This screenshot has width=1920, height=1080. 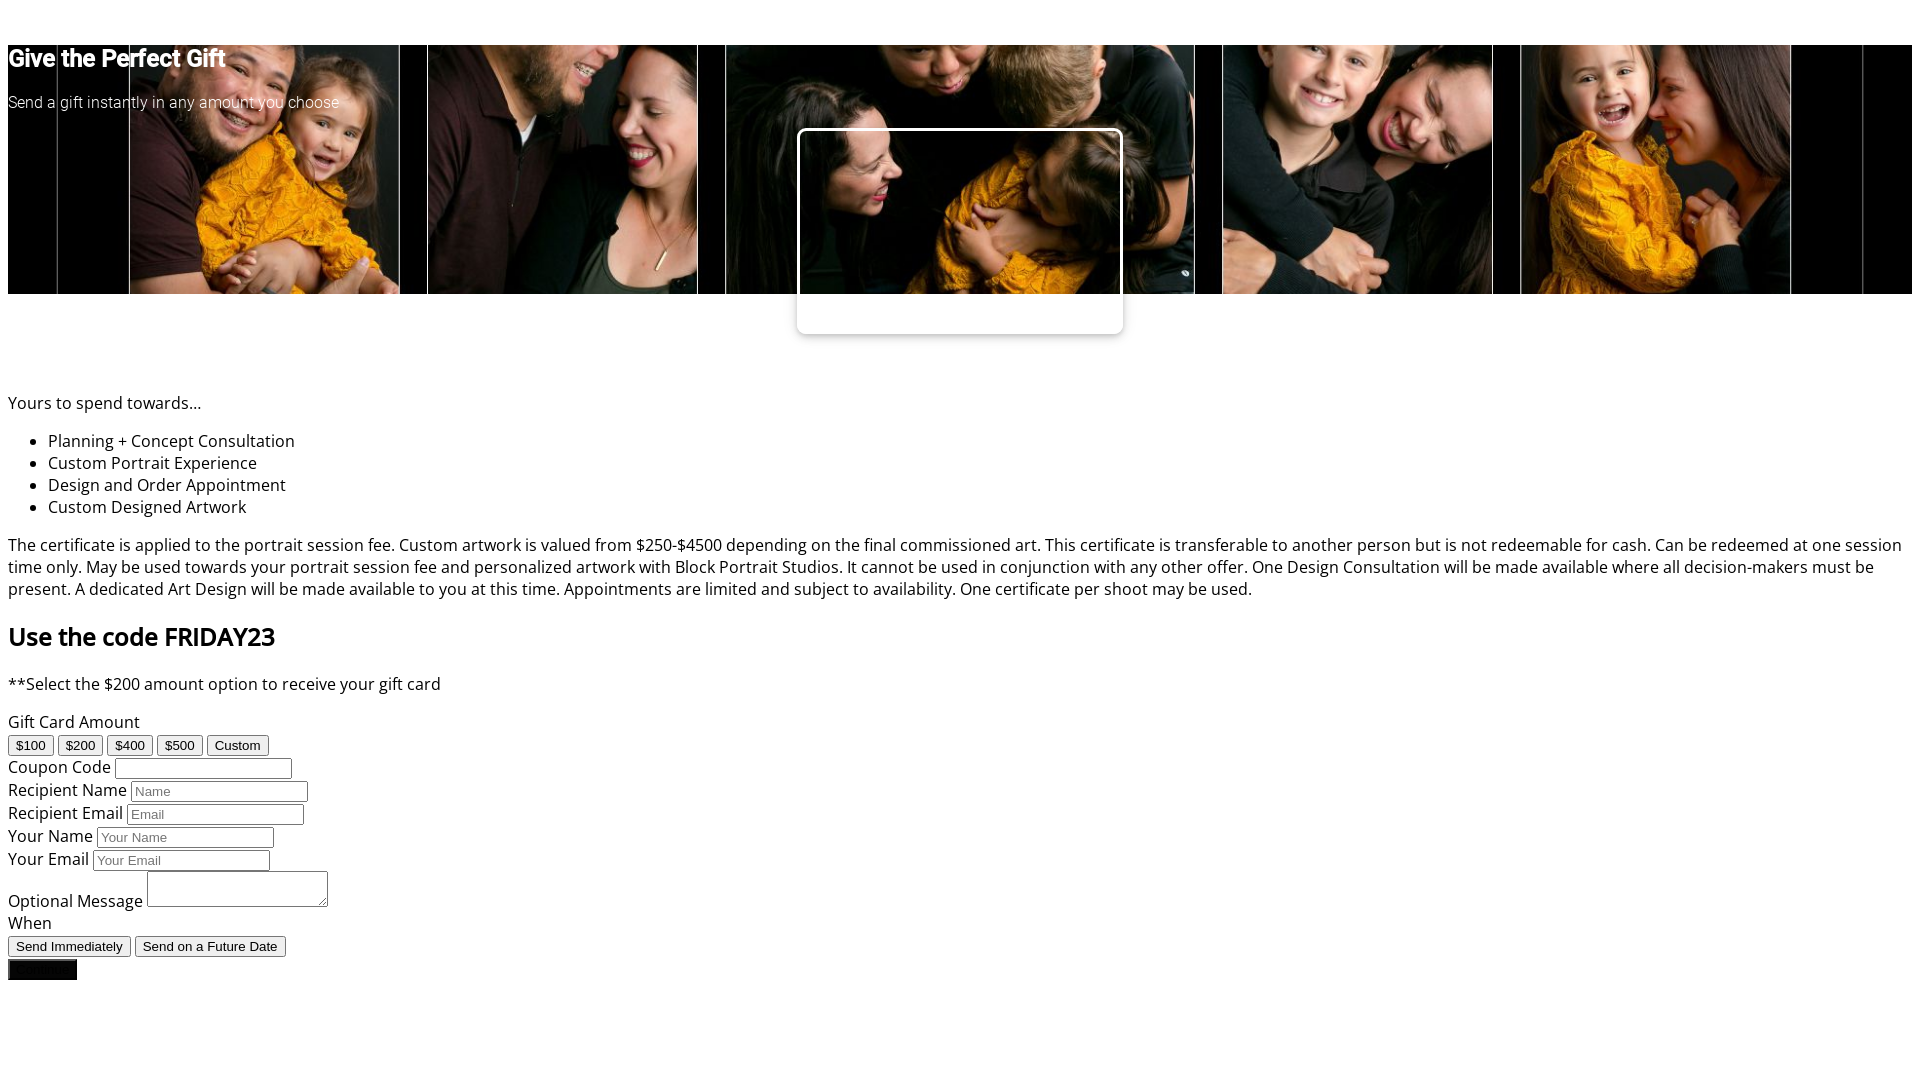 What do you see at coordinates (80, 745) in the screenshot?
I see `'$200'` at bounding box center [80, 745].